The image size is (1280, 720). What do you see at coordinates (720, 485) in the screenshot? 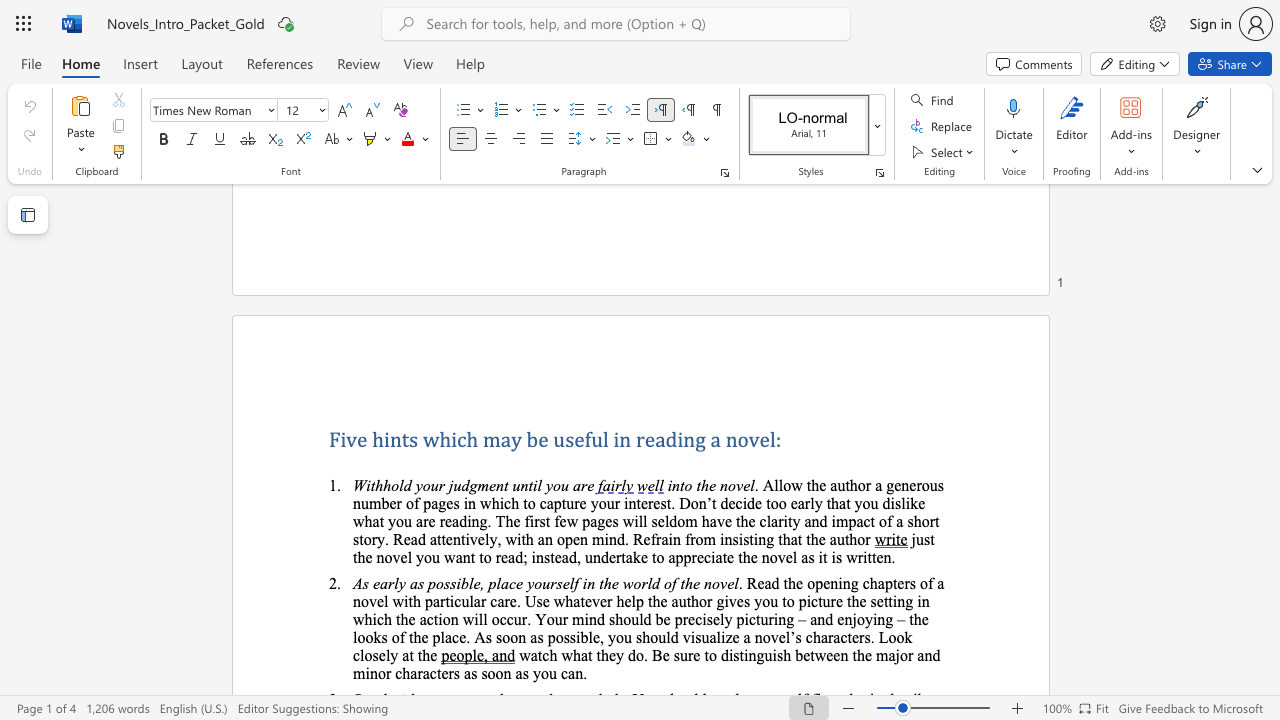
I see `the subset text "novel" within the text "into the novel"` at bounding box center [720, 485].